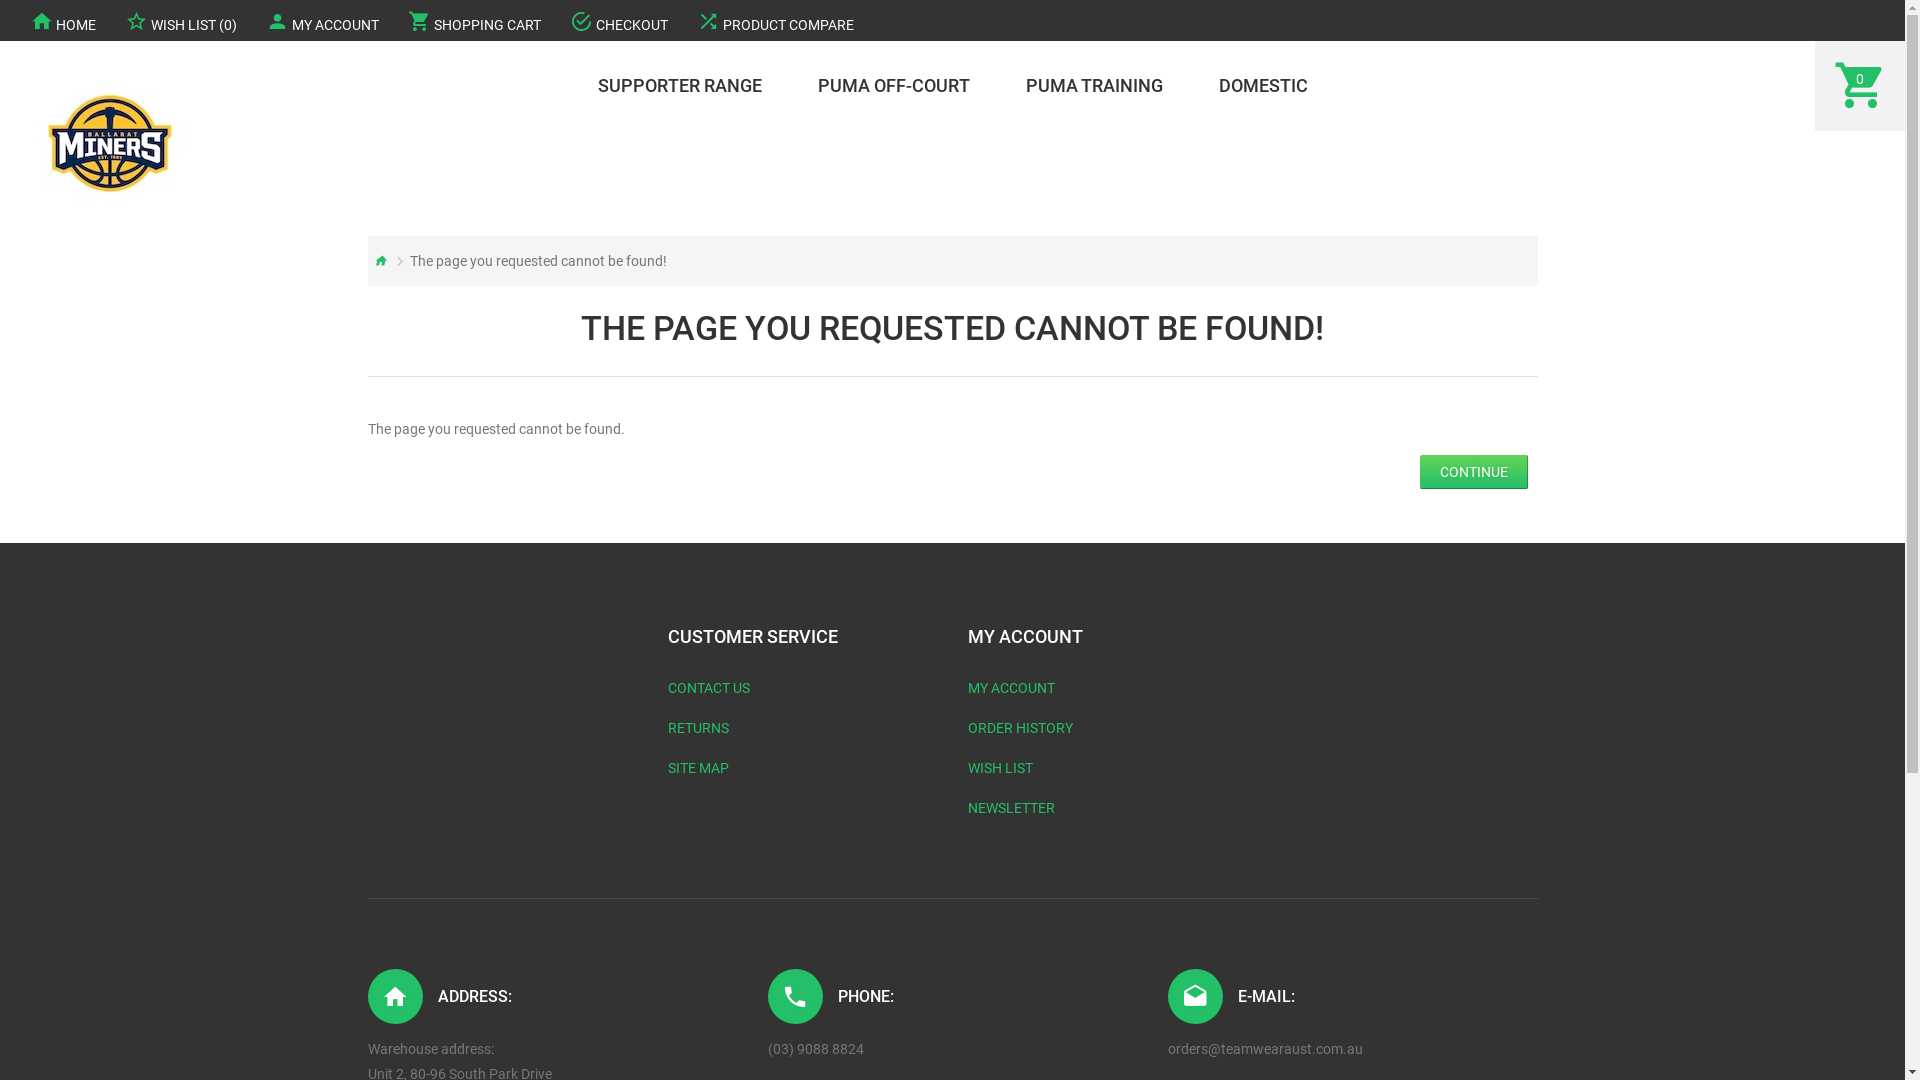 This screenshot has width=1920, height=1080. What do you see at coordinates (709, 686) in the screenshot?
I see `'CONTACT US'` at bounding box center [709, 686].